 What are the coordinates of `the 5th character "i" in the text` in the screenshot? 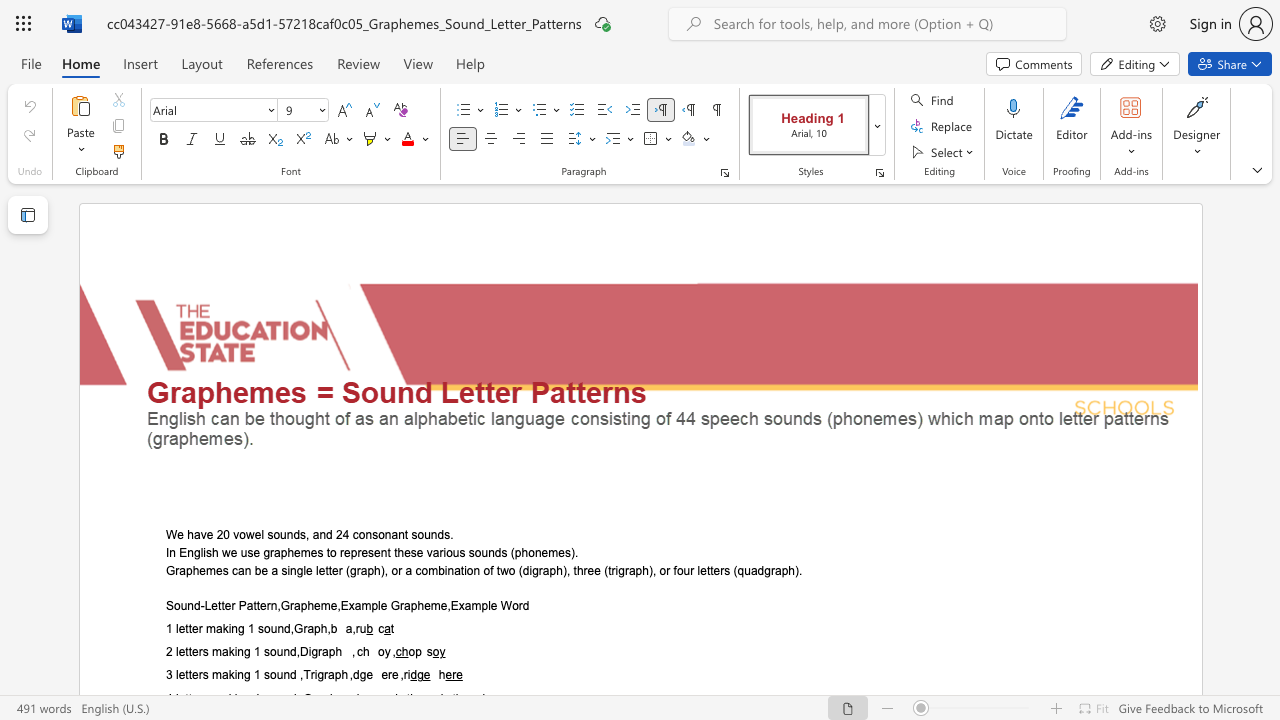 It's located at (615, 570).